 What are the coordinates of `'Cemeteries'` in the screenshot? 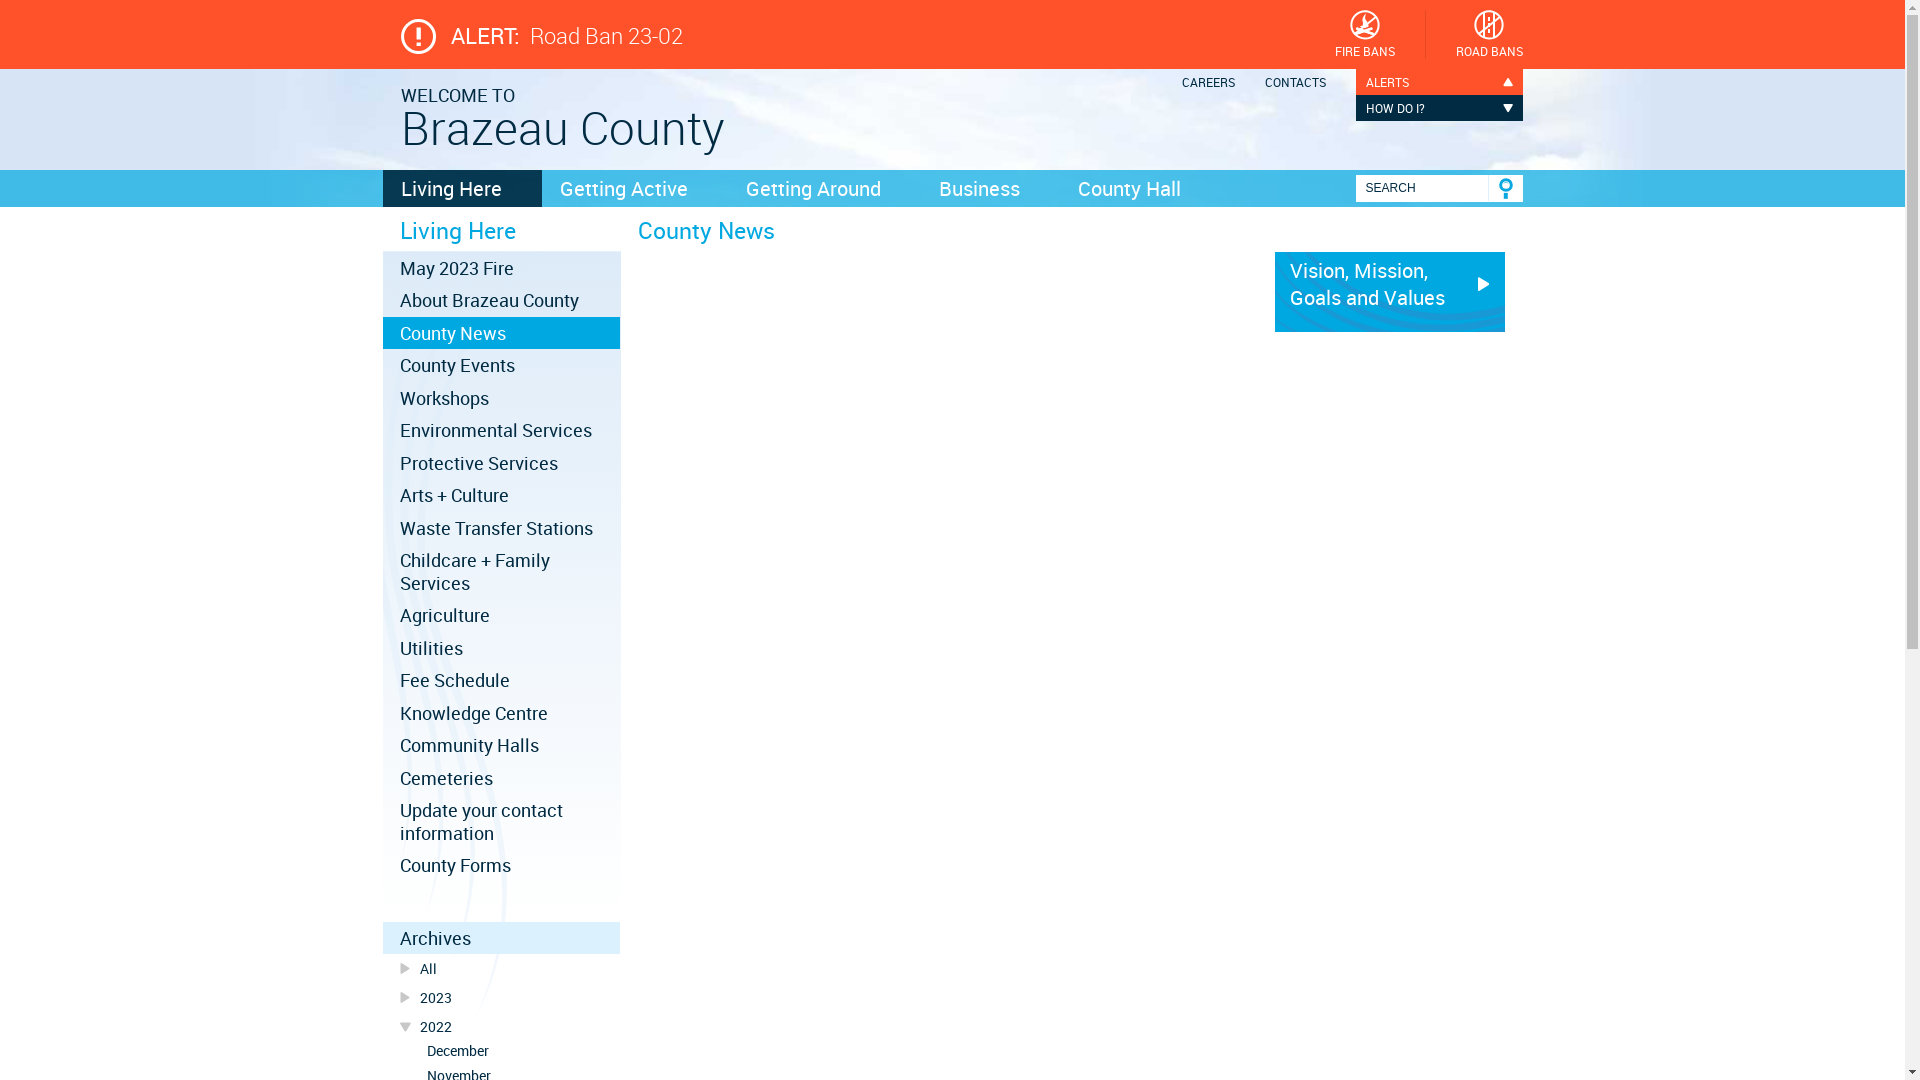 It's located at (382, 777).